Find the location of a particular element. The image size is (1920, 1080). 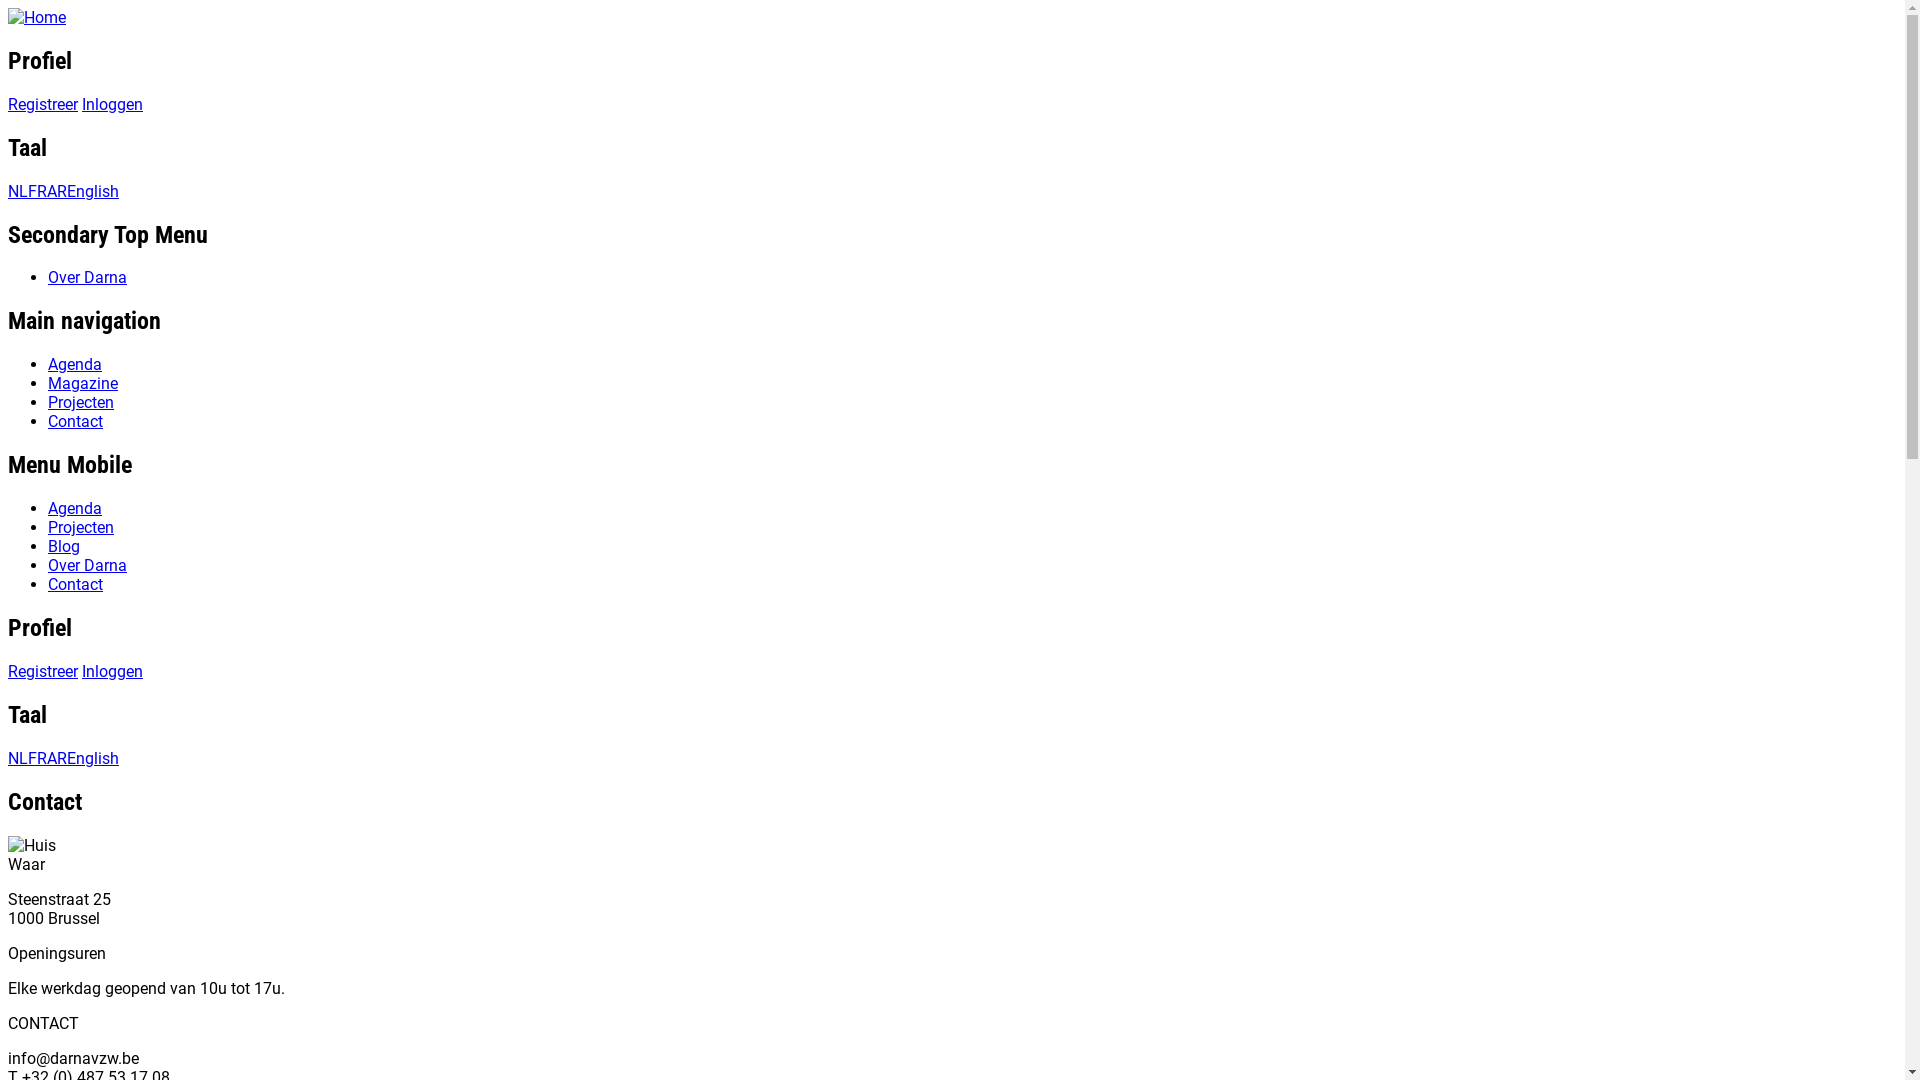

'Registreer' is located at coordinates (43, 104).